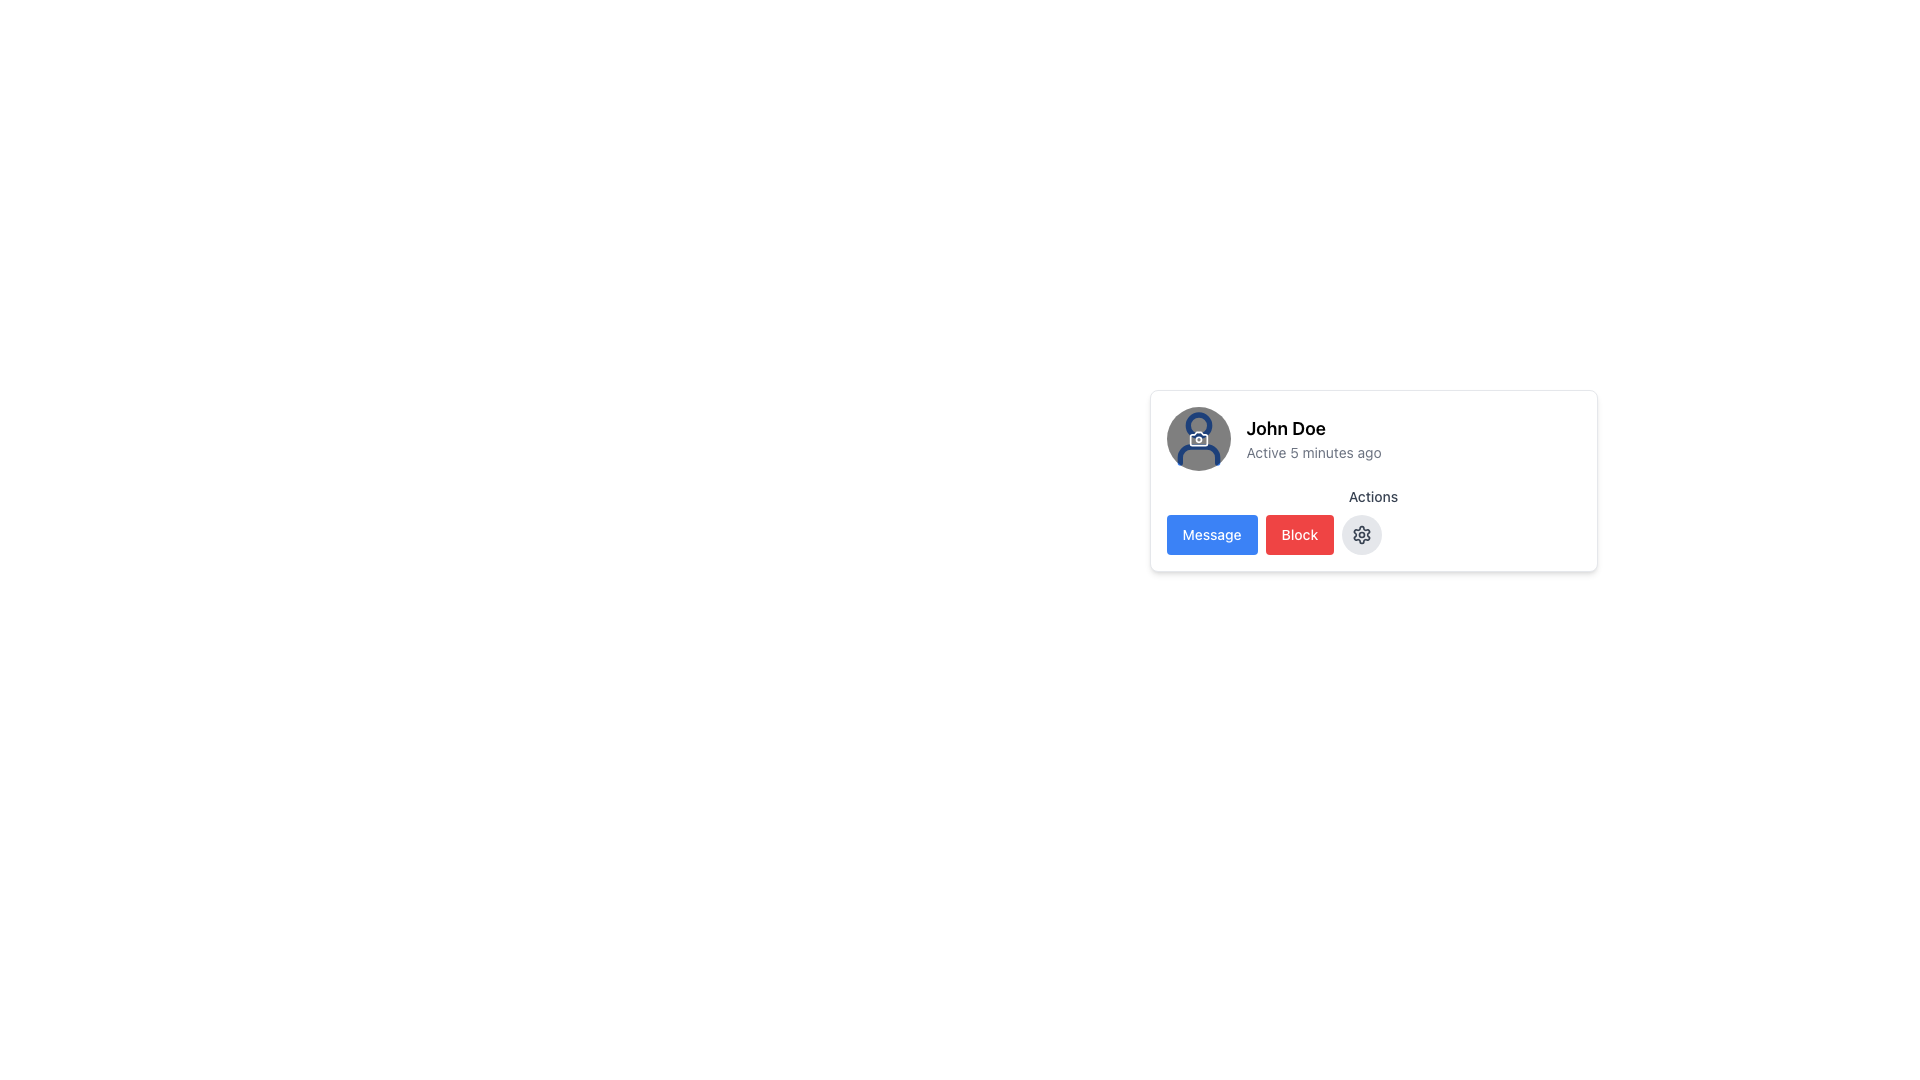 This screenshot has height=1080, width=1920. Describe the element at coordinates (1314, 452) in the screenshot. I see `the informational static text that indicates the user's recent activity, located directly below 'John Doe' in the UI section` at that location.